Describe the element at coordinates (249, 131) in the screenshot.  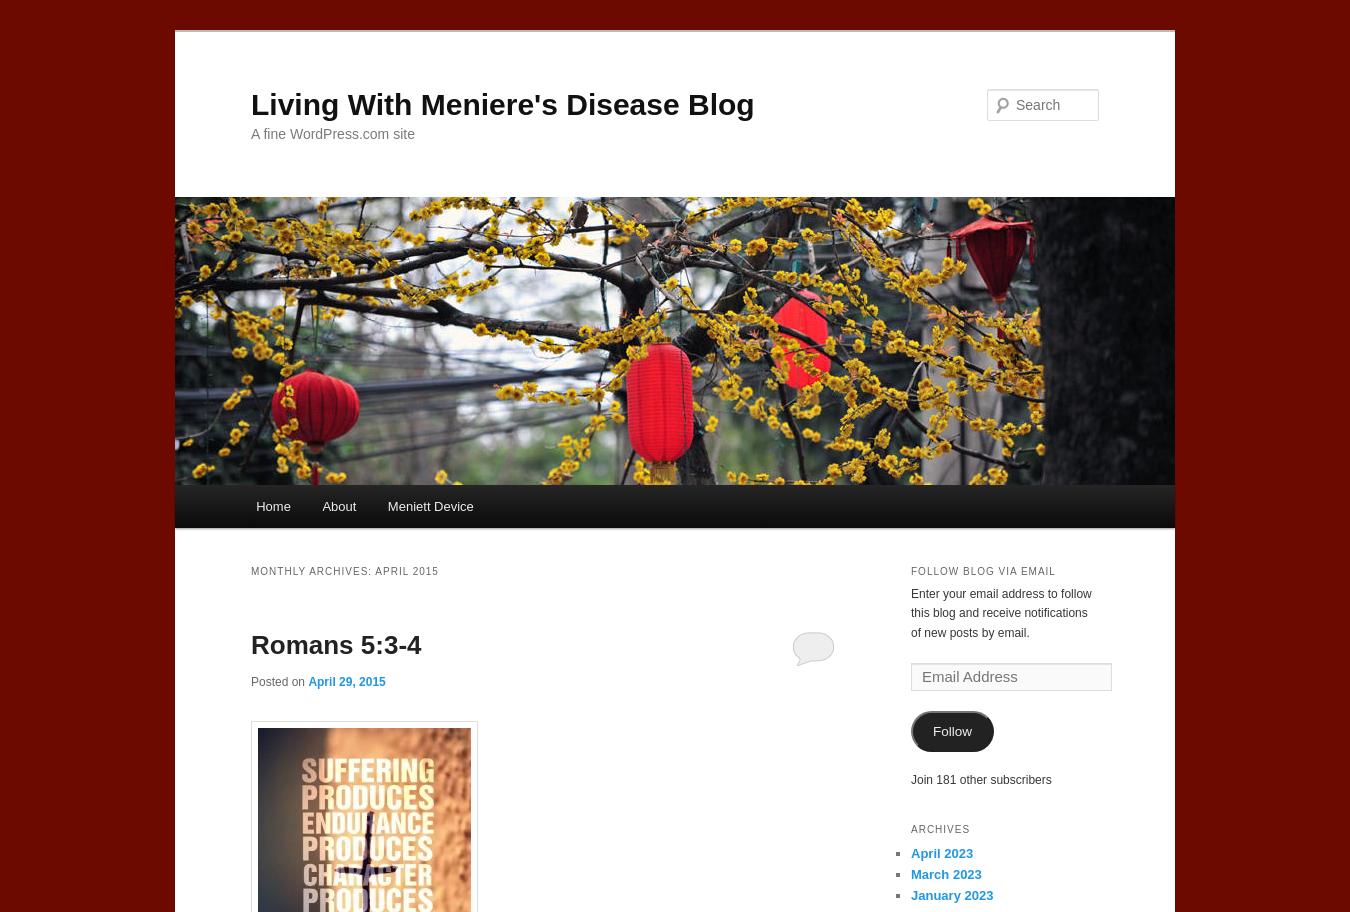
I see `'A fine WordPress.com site'` at that location.